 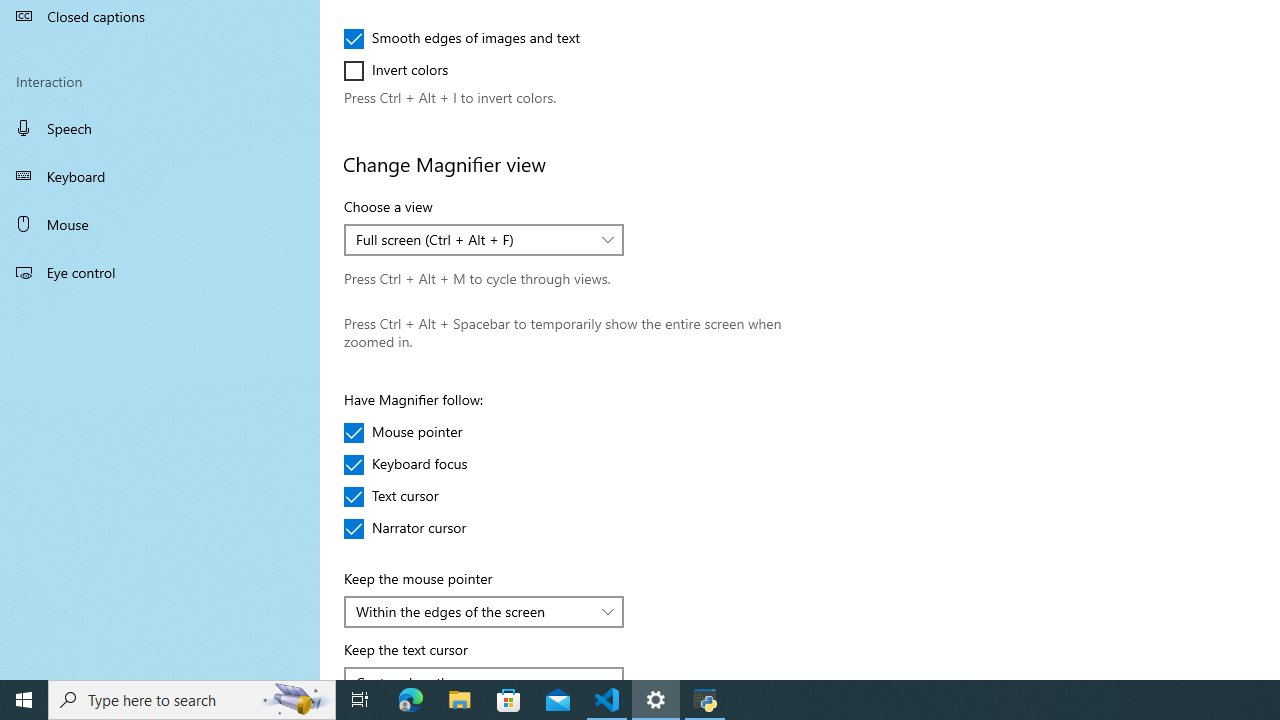 What do you see at coordinates (160, 175) in the screenshot?
I see `'Keyboard'` at bounding box center [160, 175].